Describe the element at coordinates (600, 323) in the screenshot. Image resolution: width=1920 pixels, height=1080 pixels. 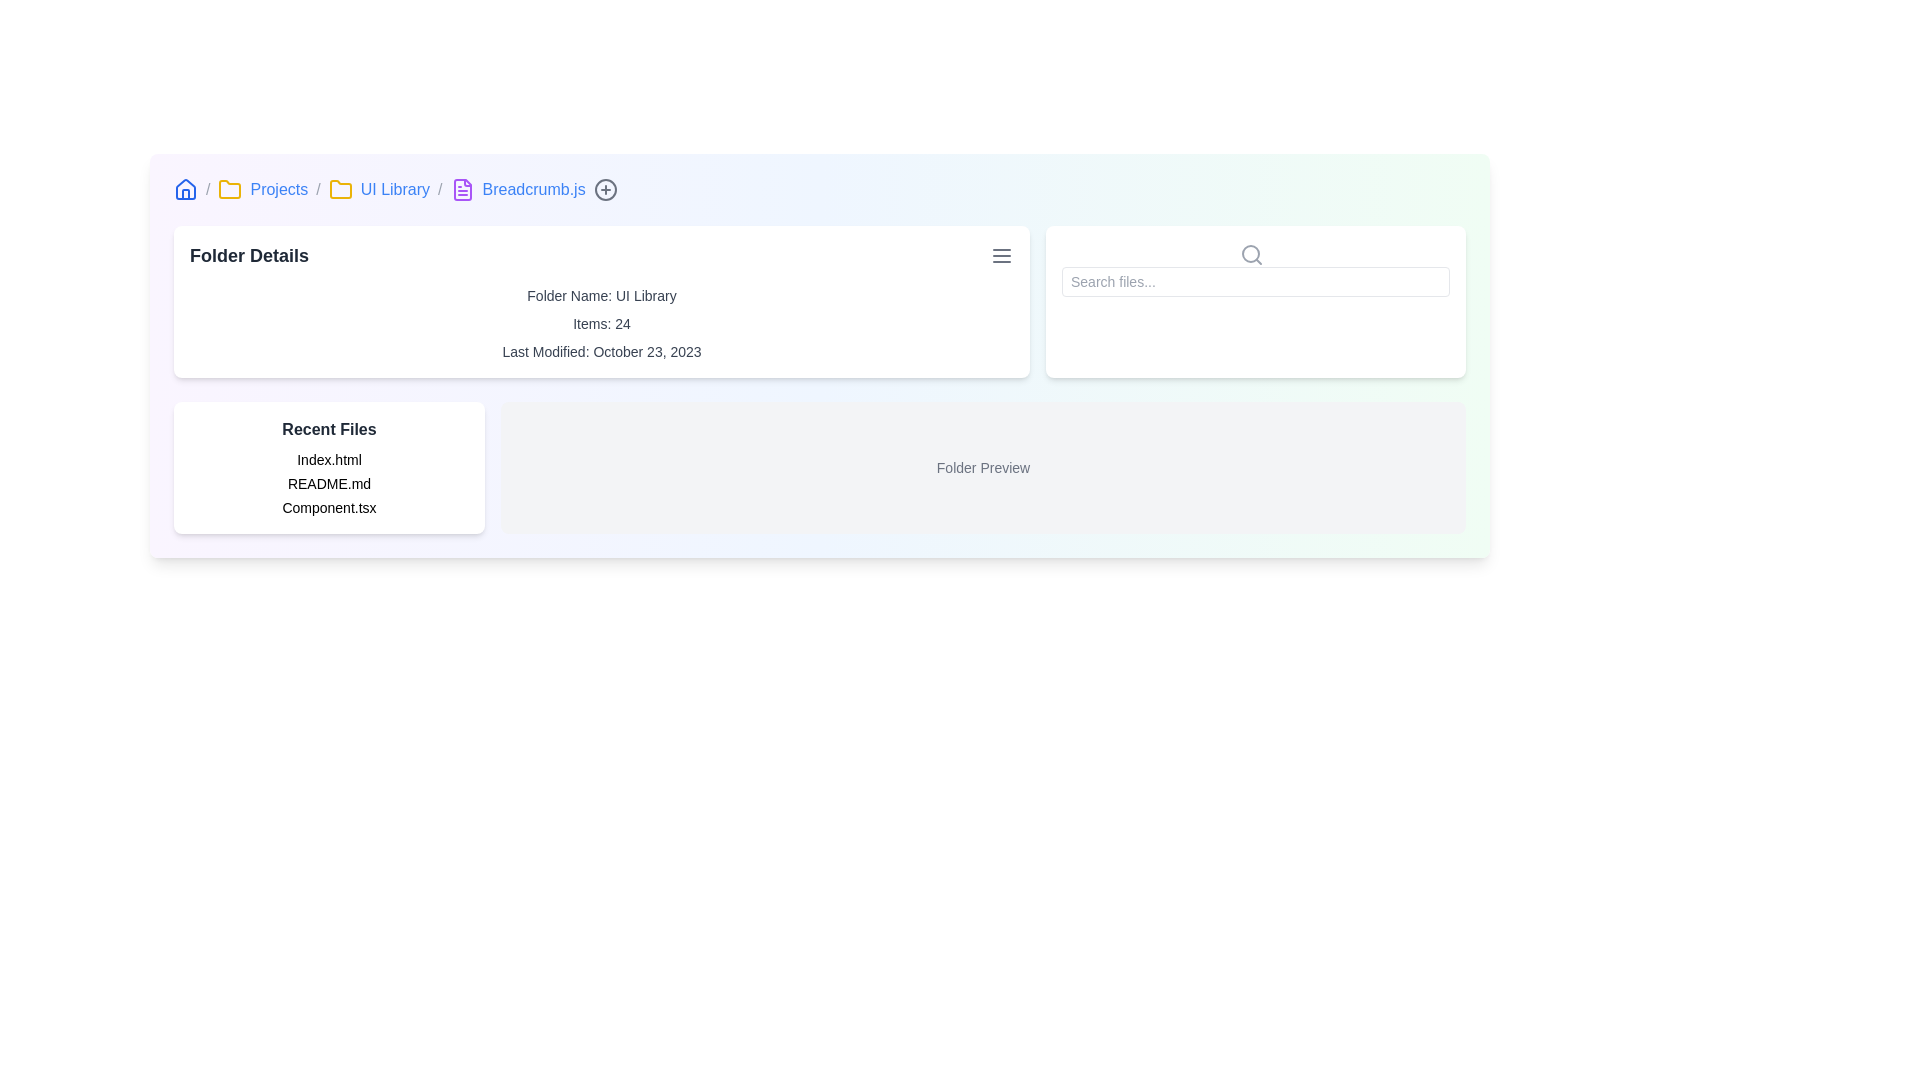
I see `the text block displaying folder details, which includes 'Folder Name: UI Library', 'Items: 24', and 'Last Modified: October 23, 2023', located within the 'Folder Details' card` at that location.